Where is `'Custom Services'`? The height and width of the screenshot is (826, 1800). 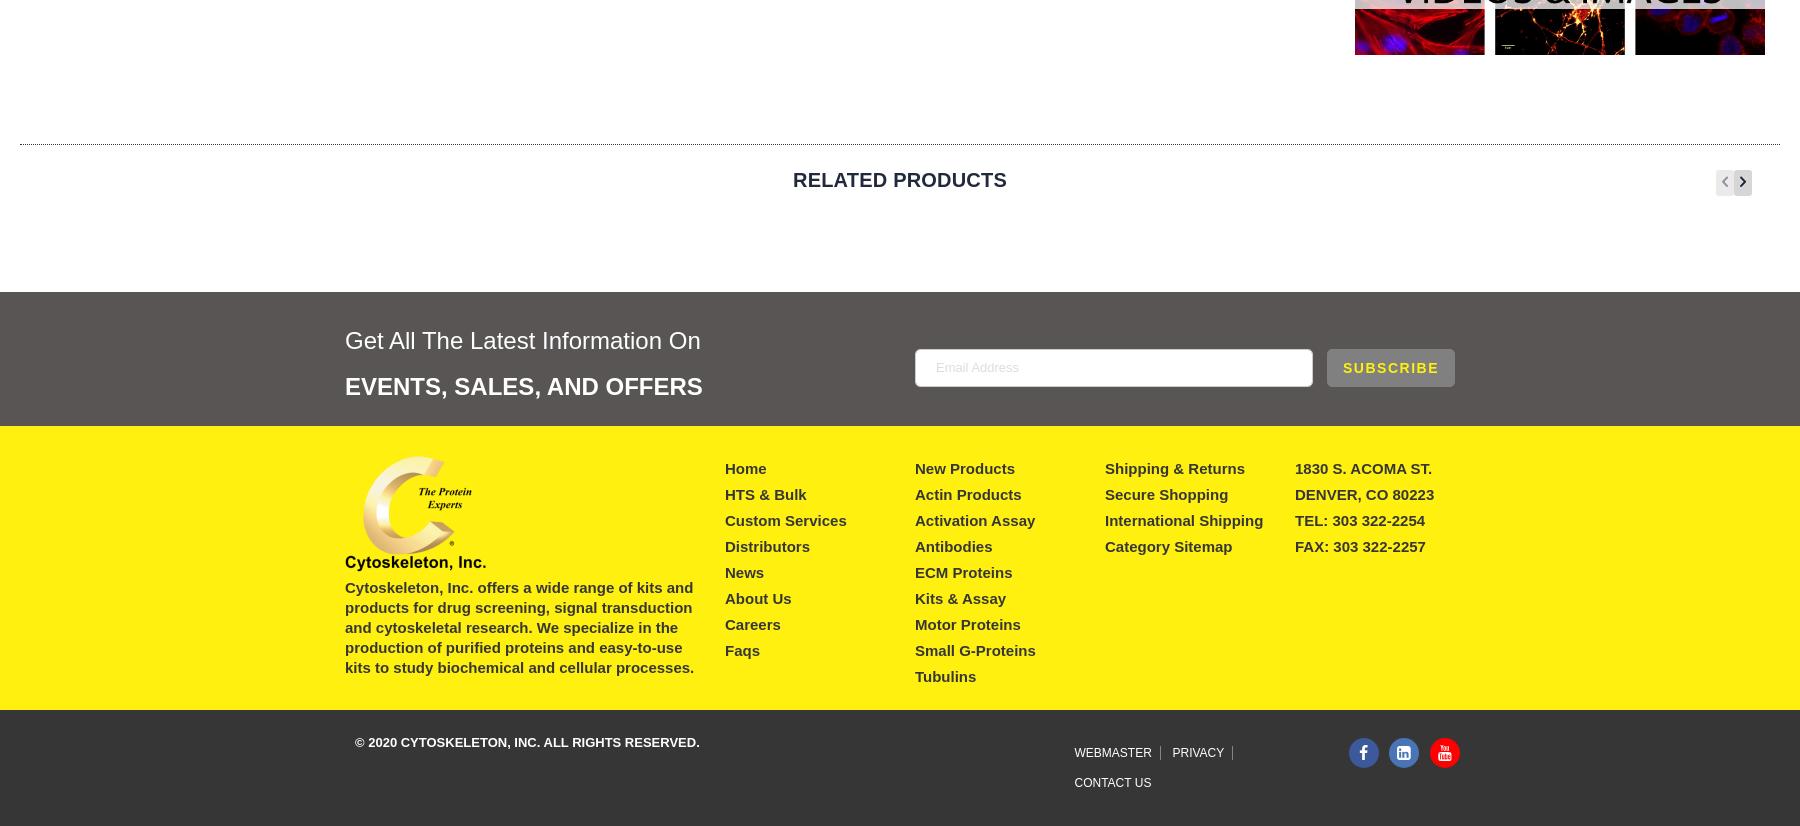 'Custom Services' is located at coordinates (784, 518).